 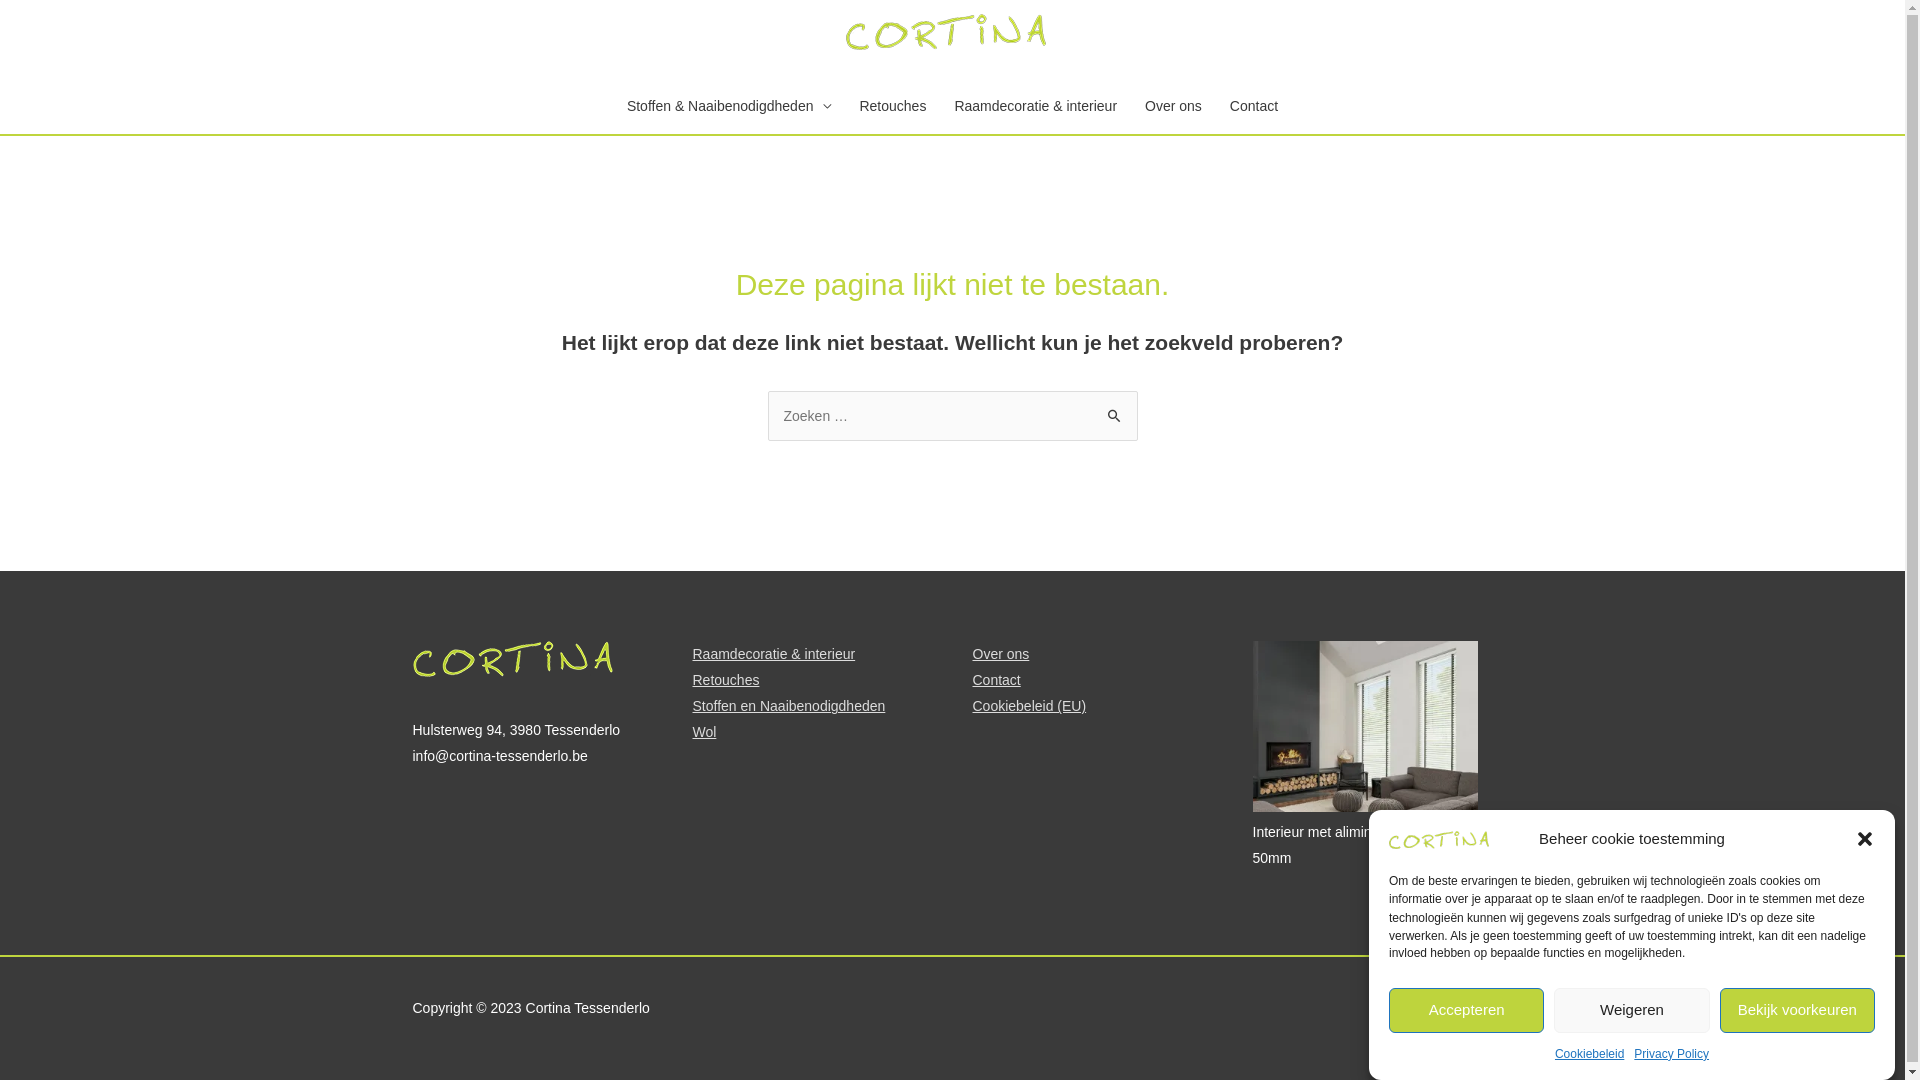 What do you see at coordinates (787, 704) in the screenshot?
I see `'Stoffen en Naaibenodigdheden'` at bounding box center [787, 704].